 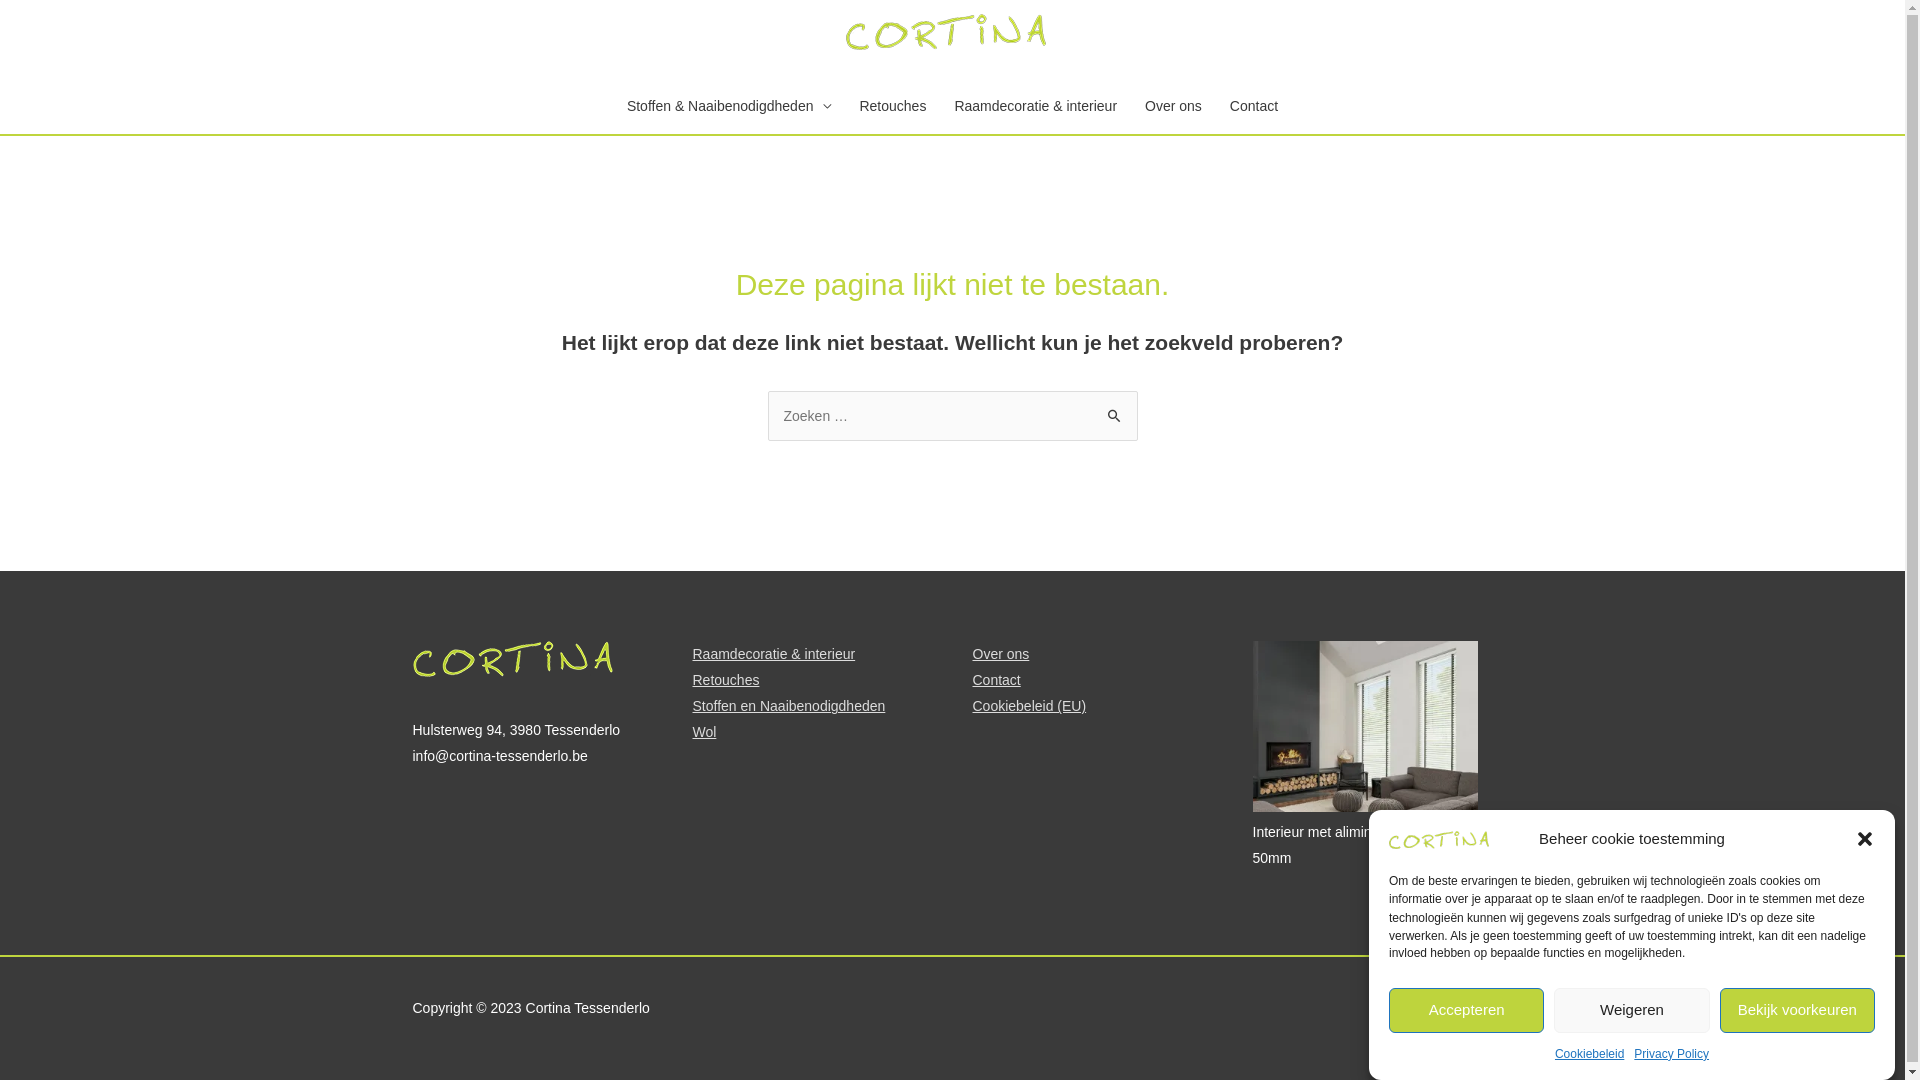 What do you see at coordinates (787, 704) in the screenshot?
I see `'Stoffen en Naaibenodigdheden'` at bounding box center [787, 704].